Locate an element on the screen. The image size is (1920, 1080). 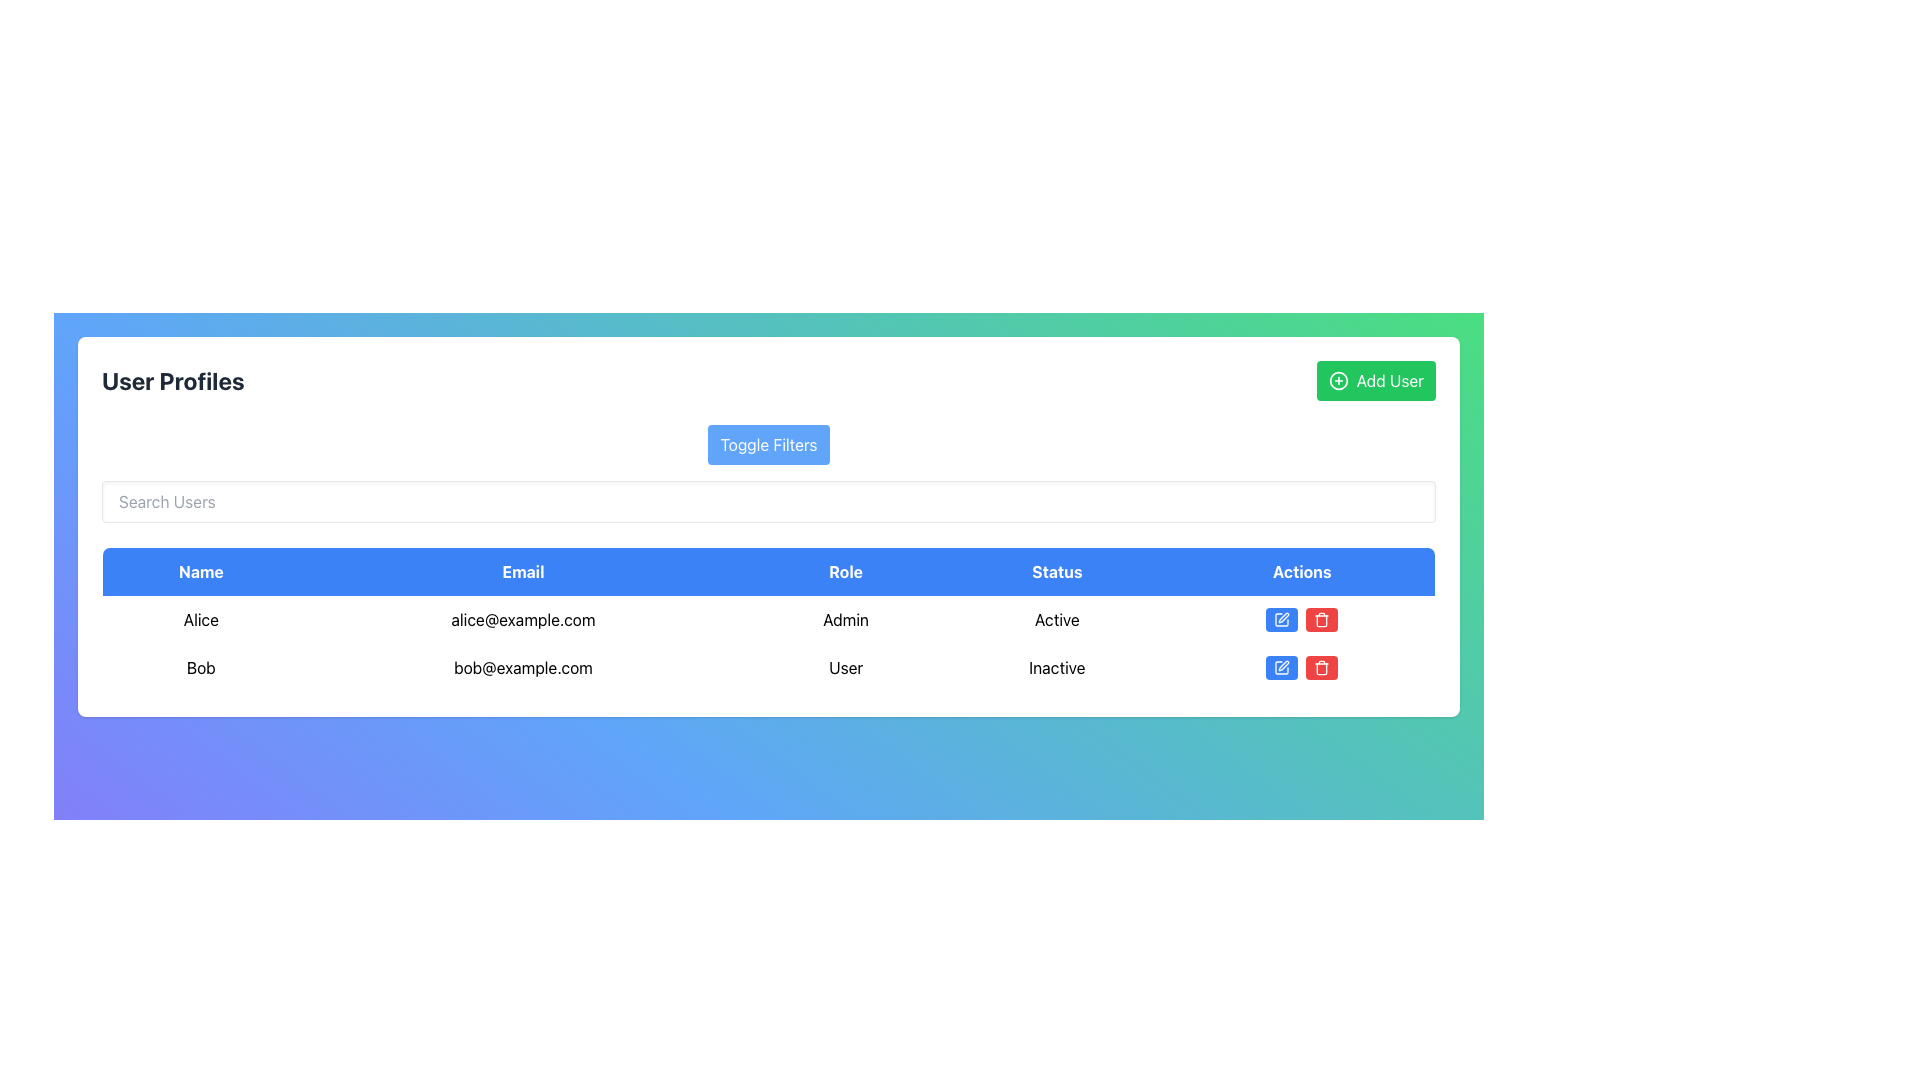
the red delete button in the actions column for the user 'Bob' in the table is located at coordinates (1302, 667).